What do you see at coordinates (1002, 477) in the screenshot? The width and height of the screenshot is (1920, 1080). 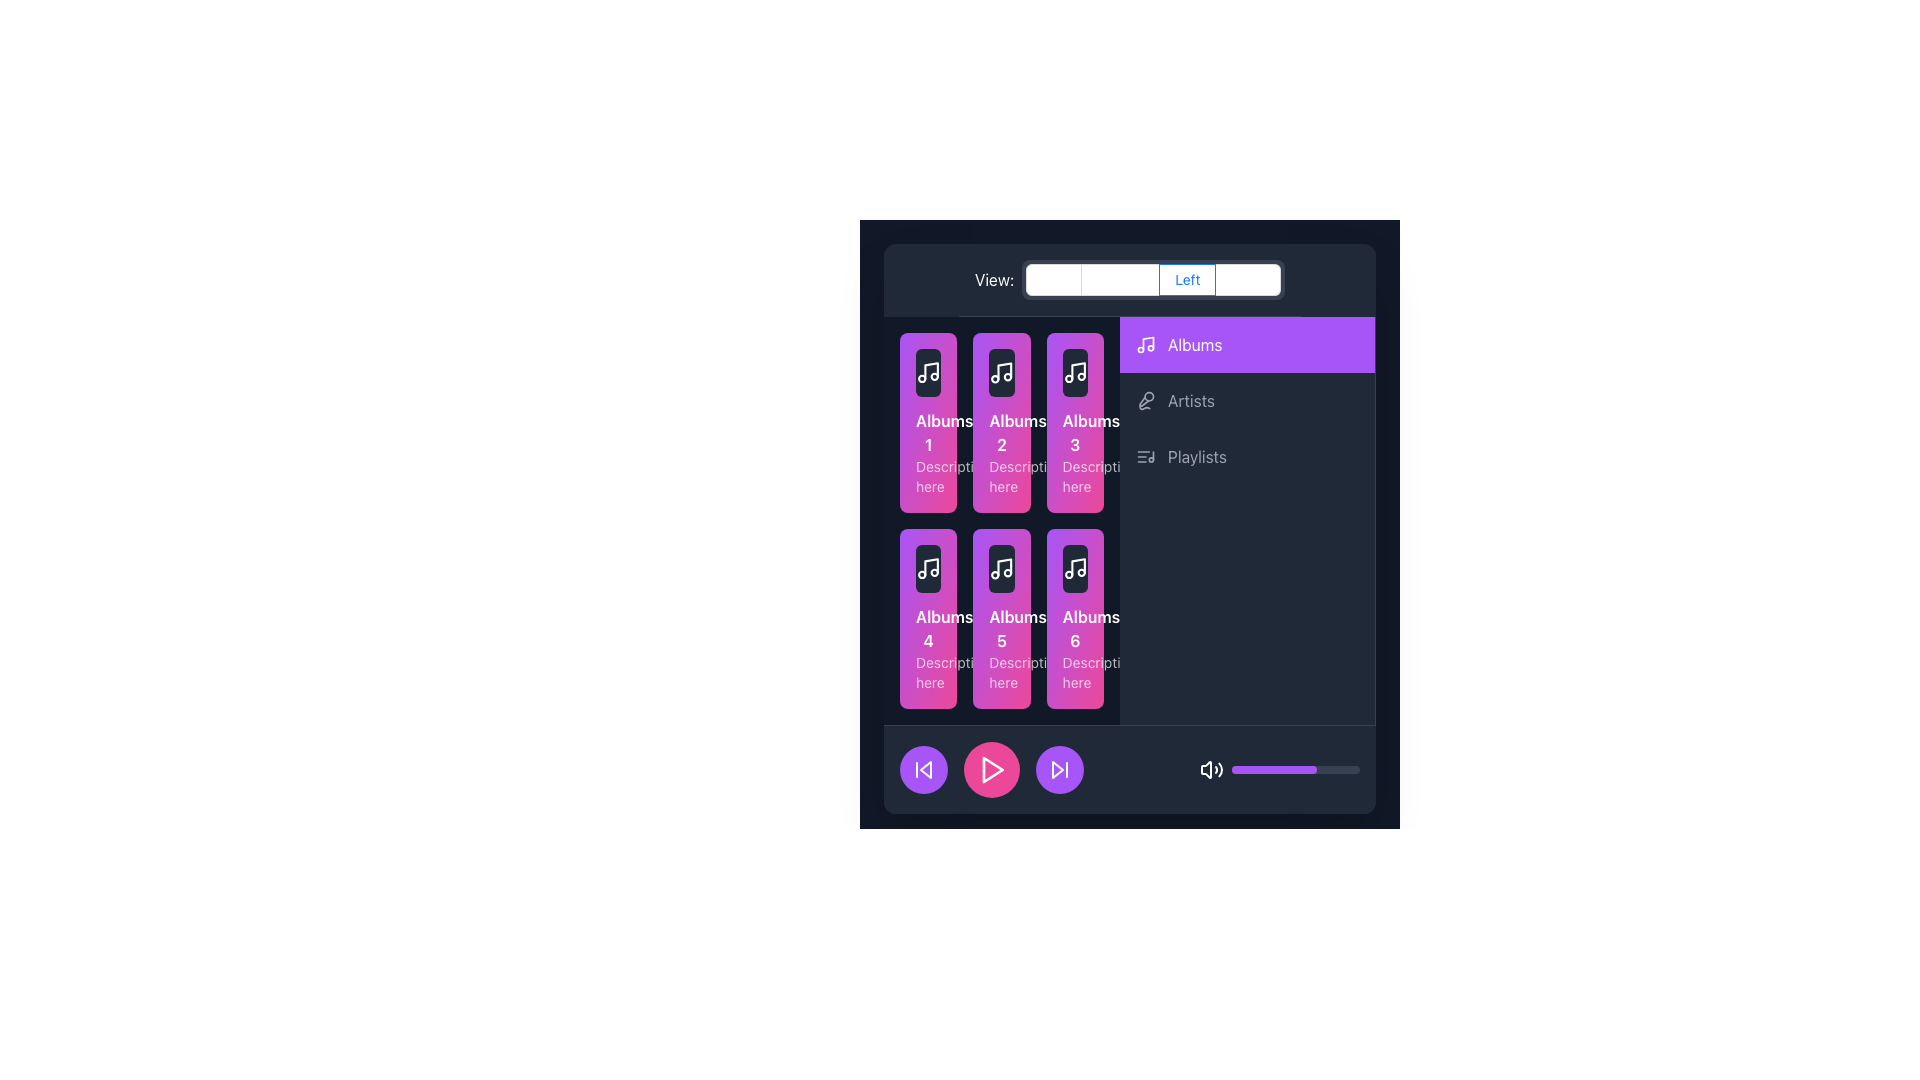 I see `the static text label providing additional descriptive information about the associated album or card, located under the 'Albums 2' label in the second card of the grid layout` at bounding box center [1002, 477].